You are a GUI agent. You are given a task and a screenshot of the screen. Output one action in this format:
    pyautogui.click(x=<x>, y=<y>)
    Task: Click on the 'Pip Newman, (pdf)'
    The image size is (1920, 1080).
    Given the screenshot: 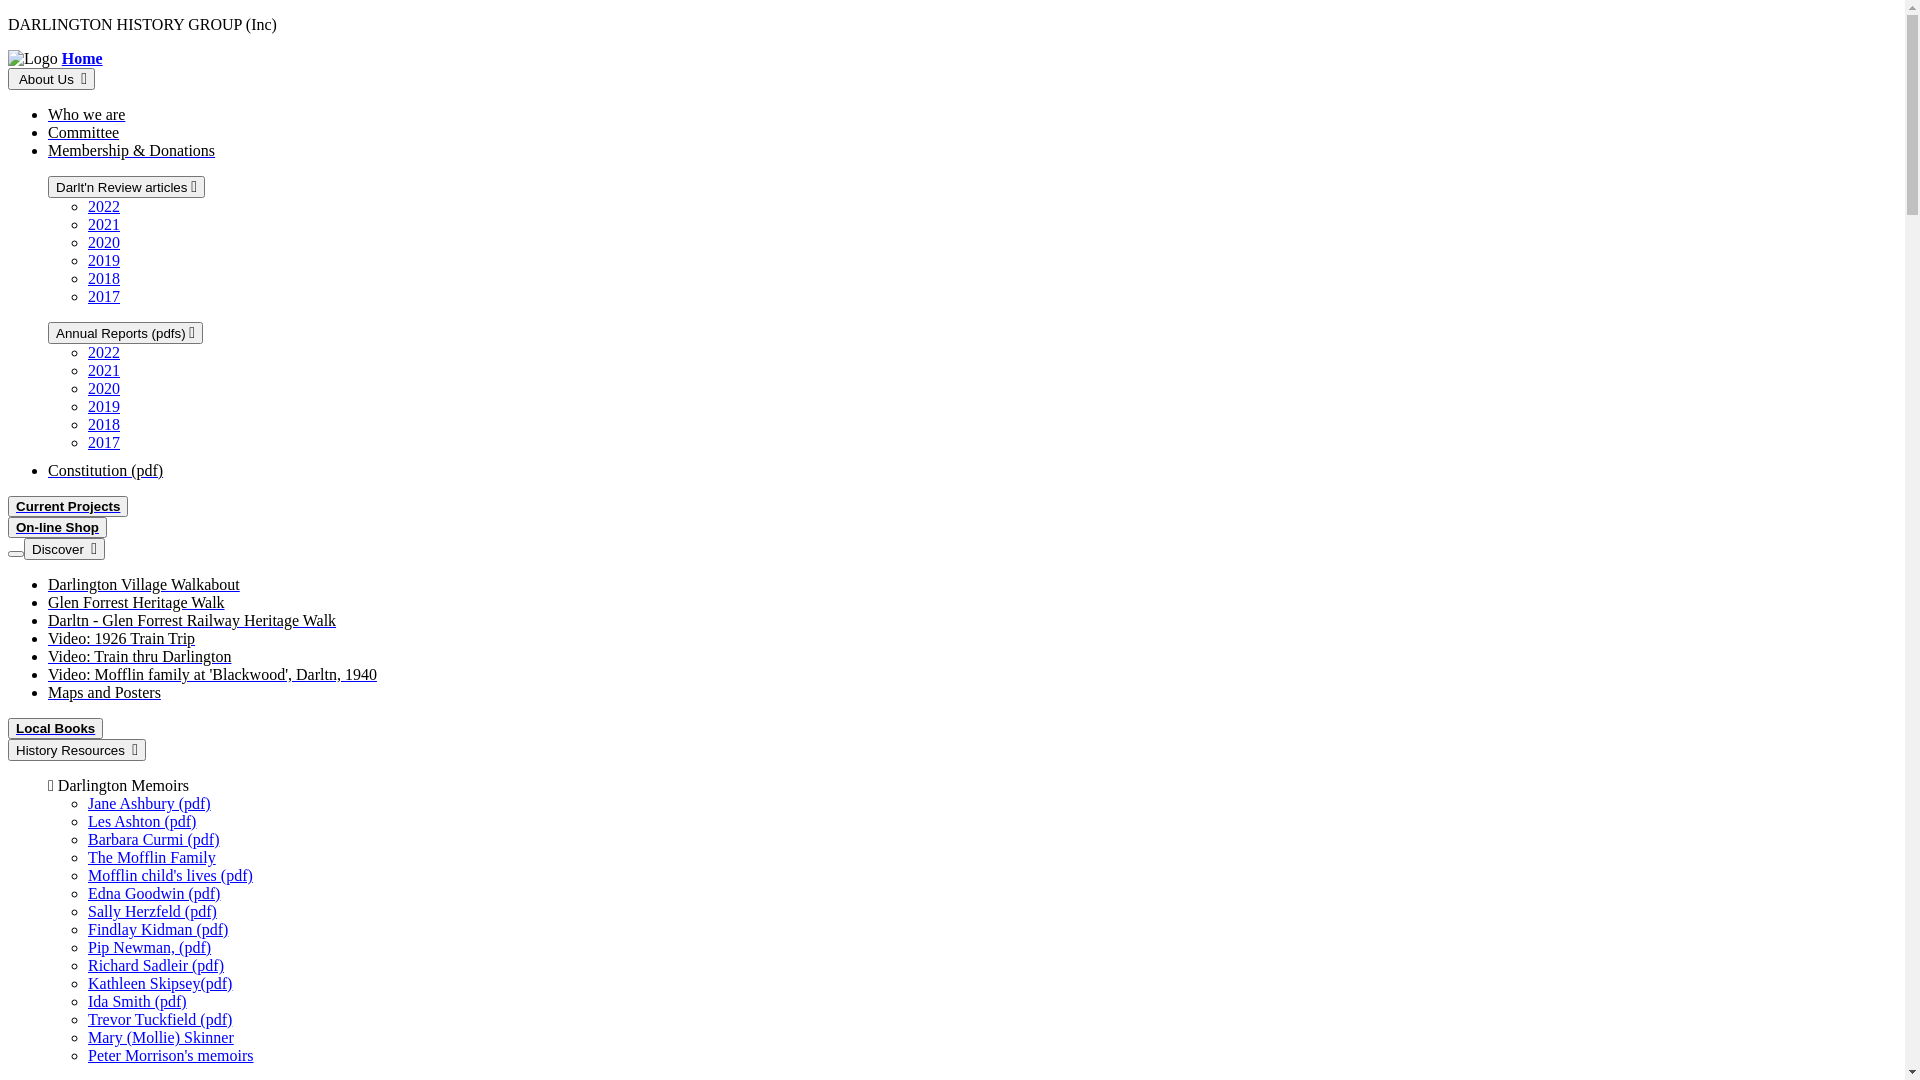 What is the action you would take?
    pyautogui.click(x=148, y=946)
    